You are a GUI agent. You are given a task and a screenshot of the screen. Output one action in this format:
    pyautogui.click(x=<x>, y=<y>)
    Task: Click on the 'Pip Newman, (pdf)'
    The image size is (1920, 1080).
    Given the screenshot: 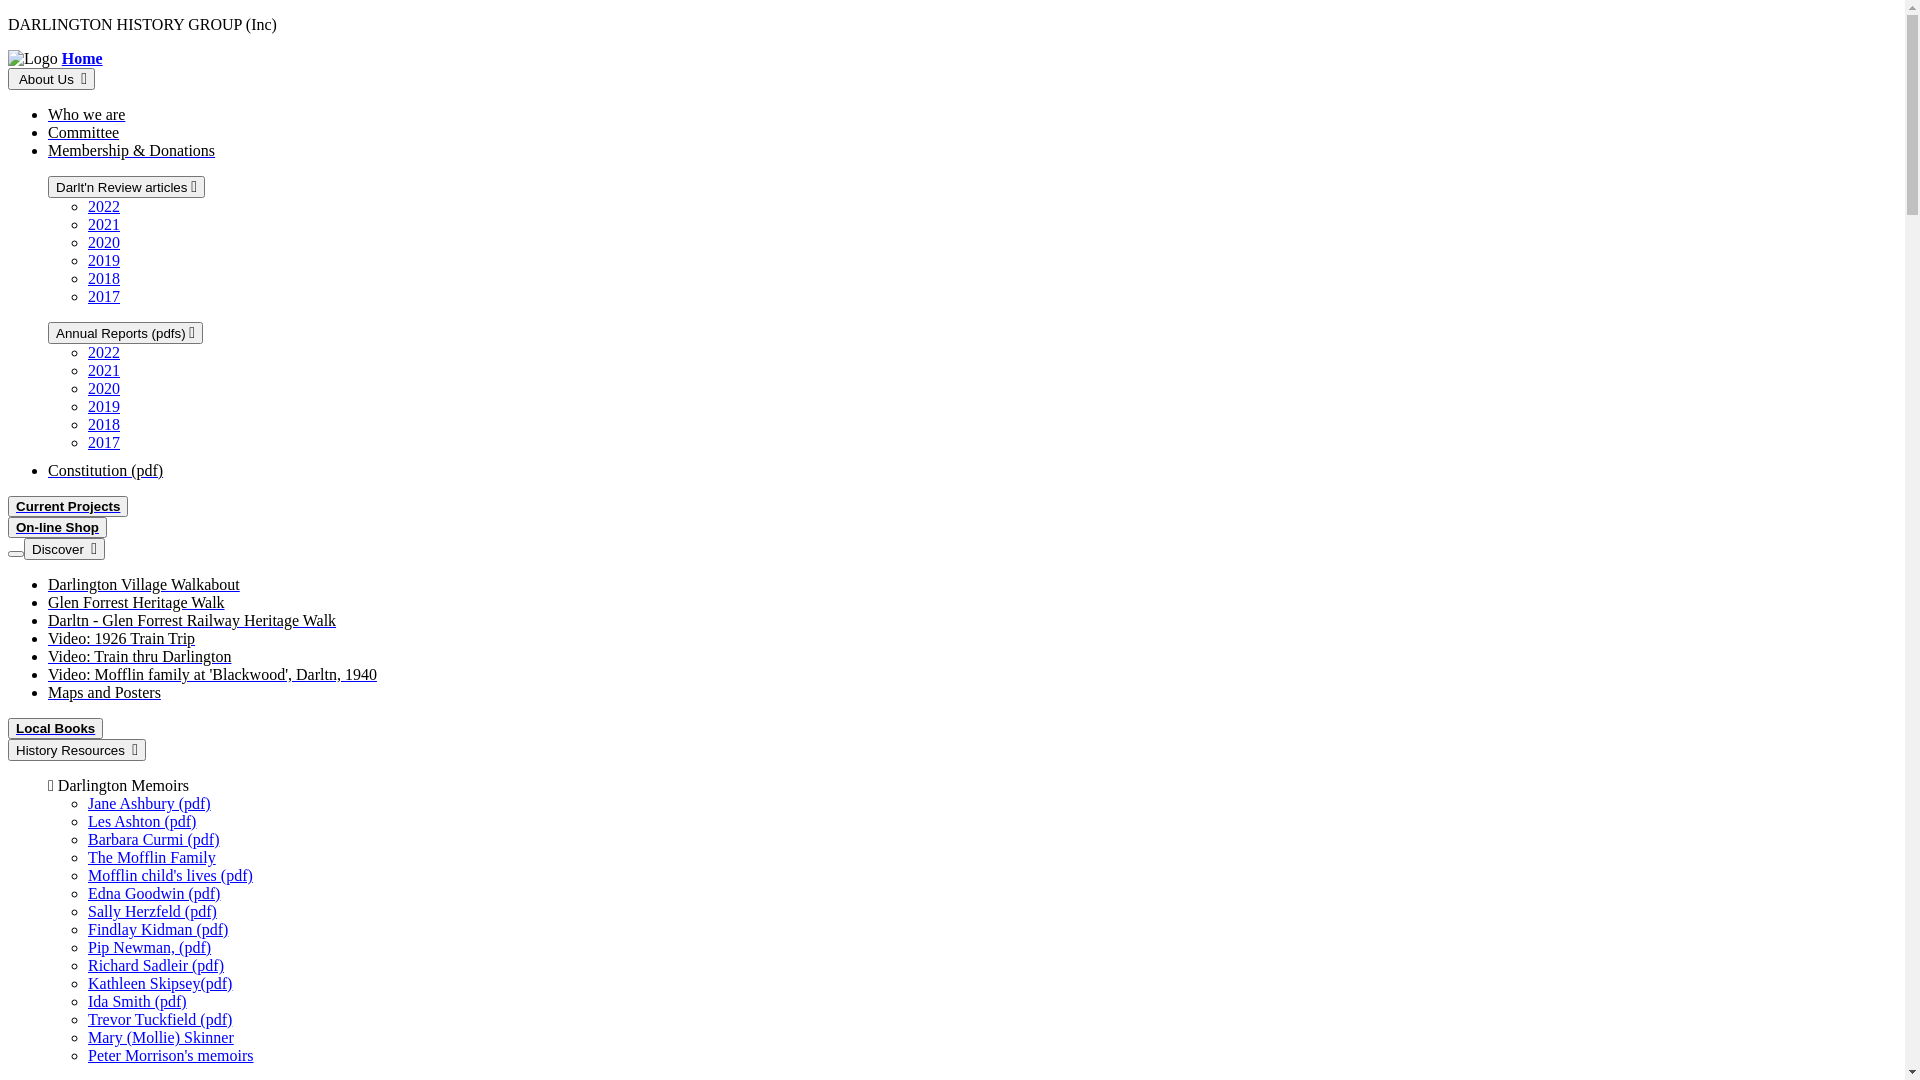 What is the action you would take?
    pyautogui.click(x=148, y=946)
    